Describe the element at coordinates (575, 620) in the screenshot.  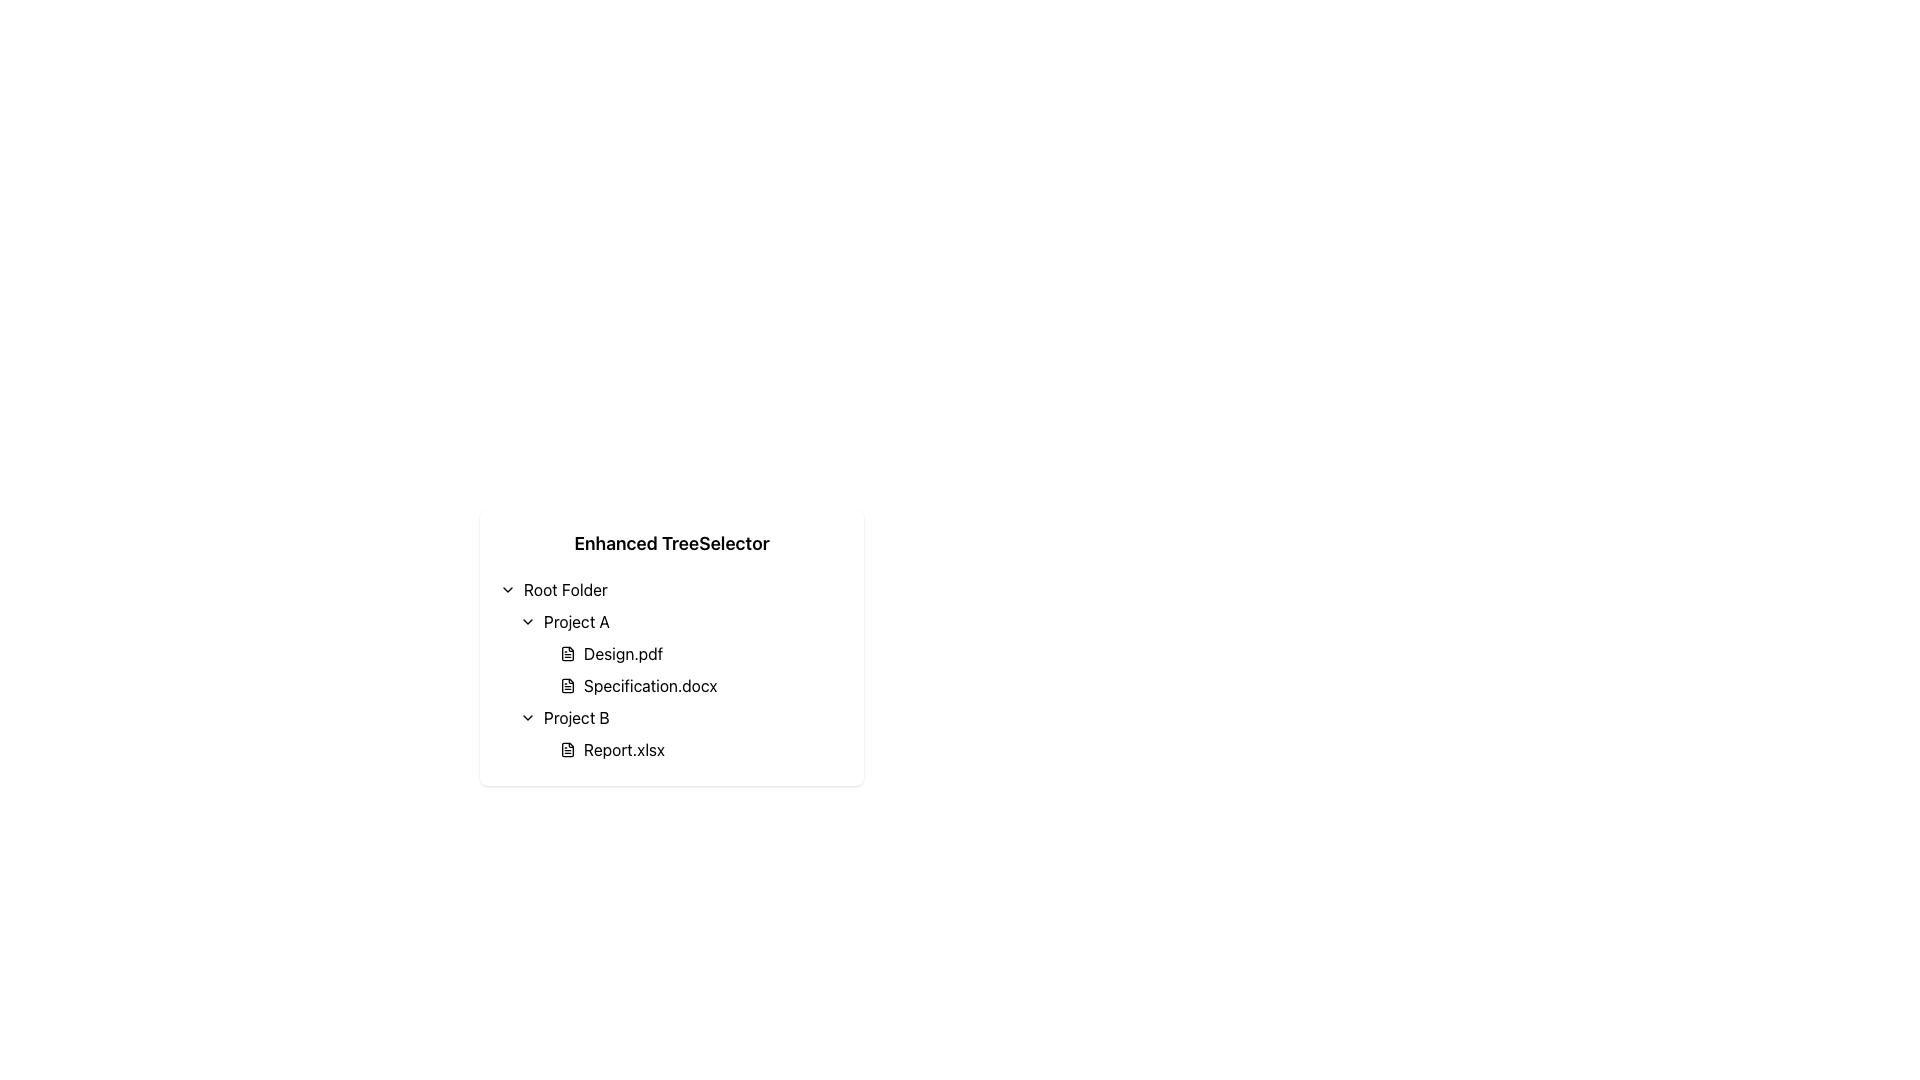
I see `the selectable text label for the 'Project A' node in the tree view hierarchy` at that location.